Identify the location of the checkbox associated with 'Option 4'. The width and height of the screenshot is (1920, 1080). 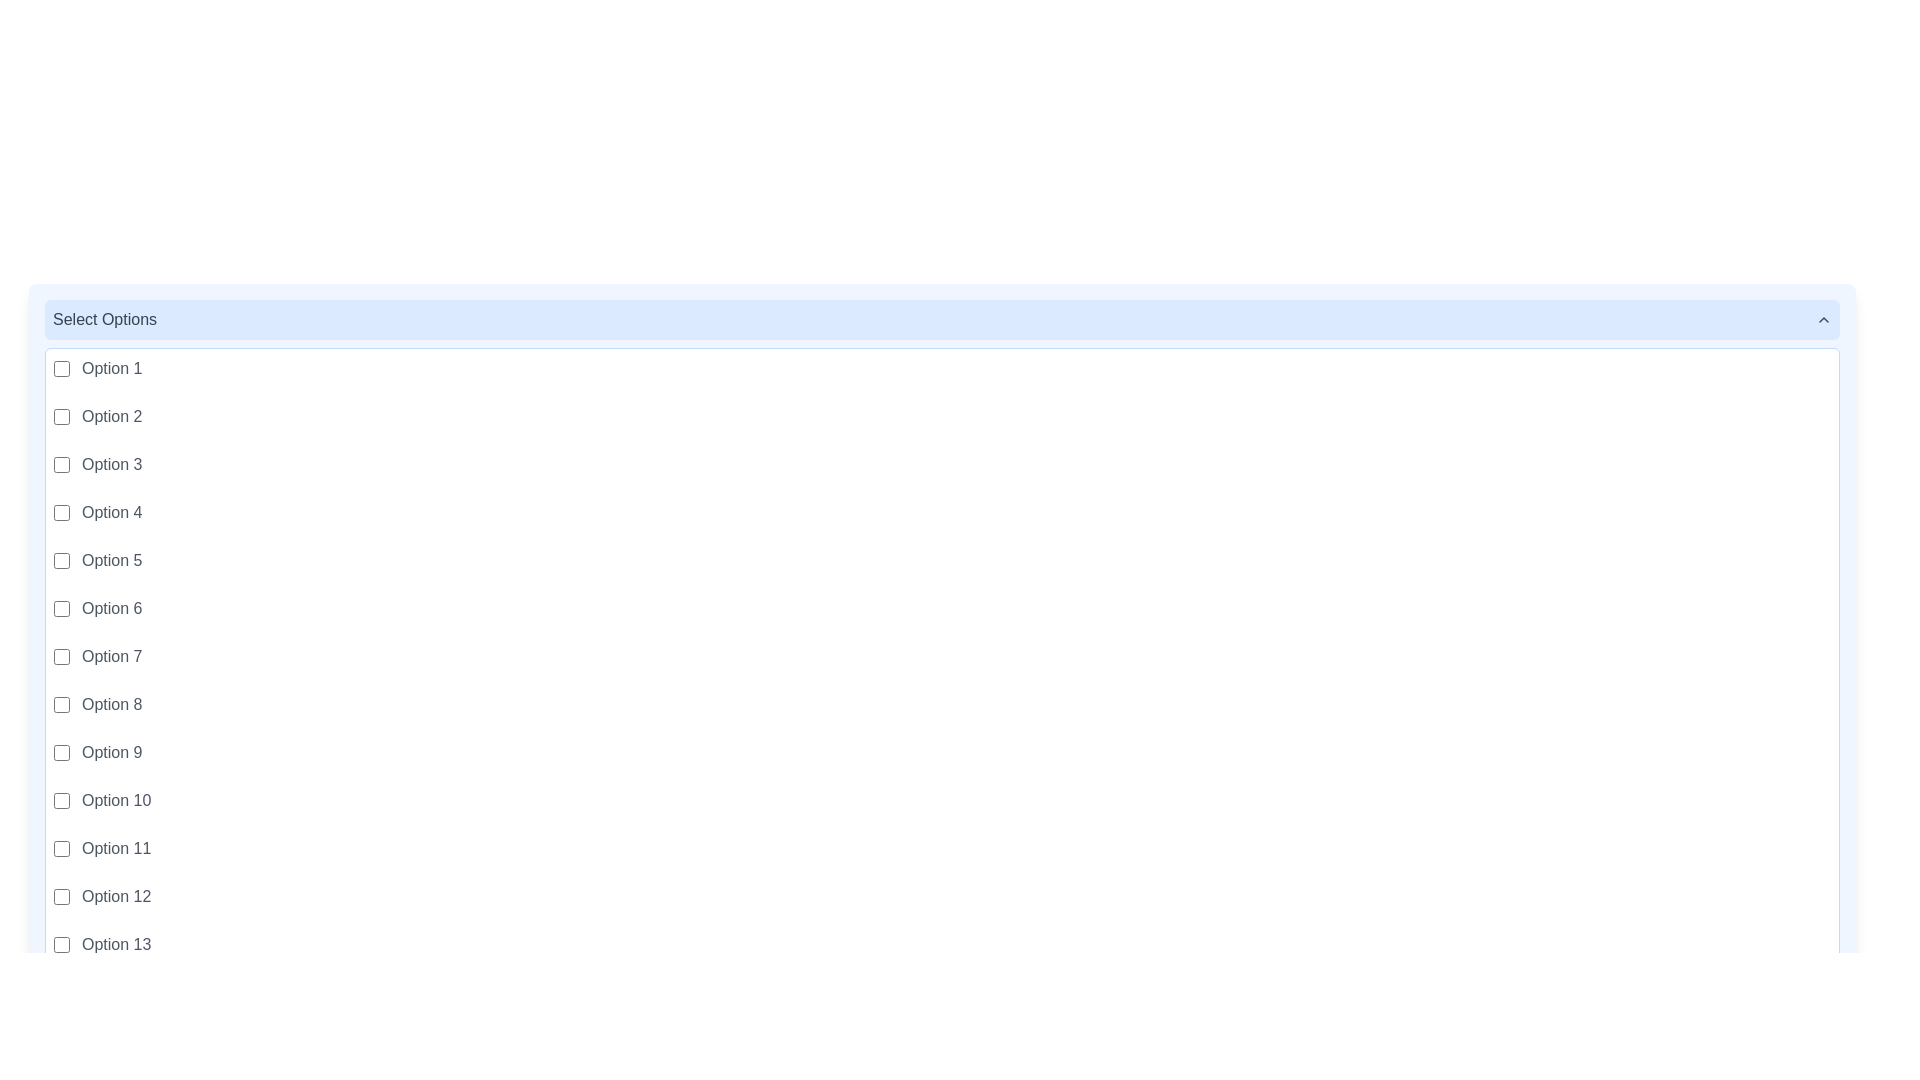
(62, 512).